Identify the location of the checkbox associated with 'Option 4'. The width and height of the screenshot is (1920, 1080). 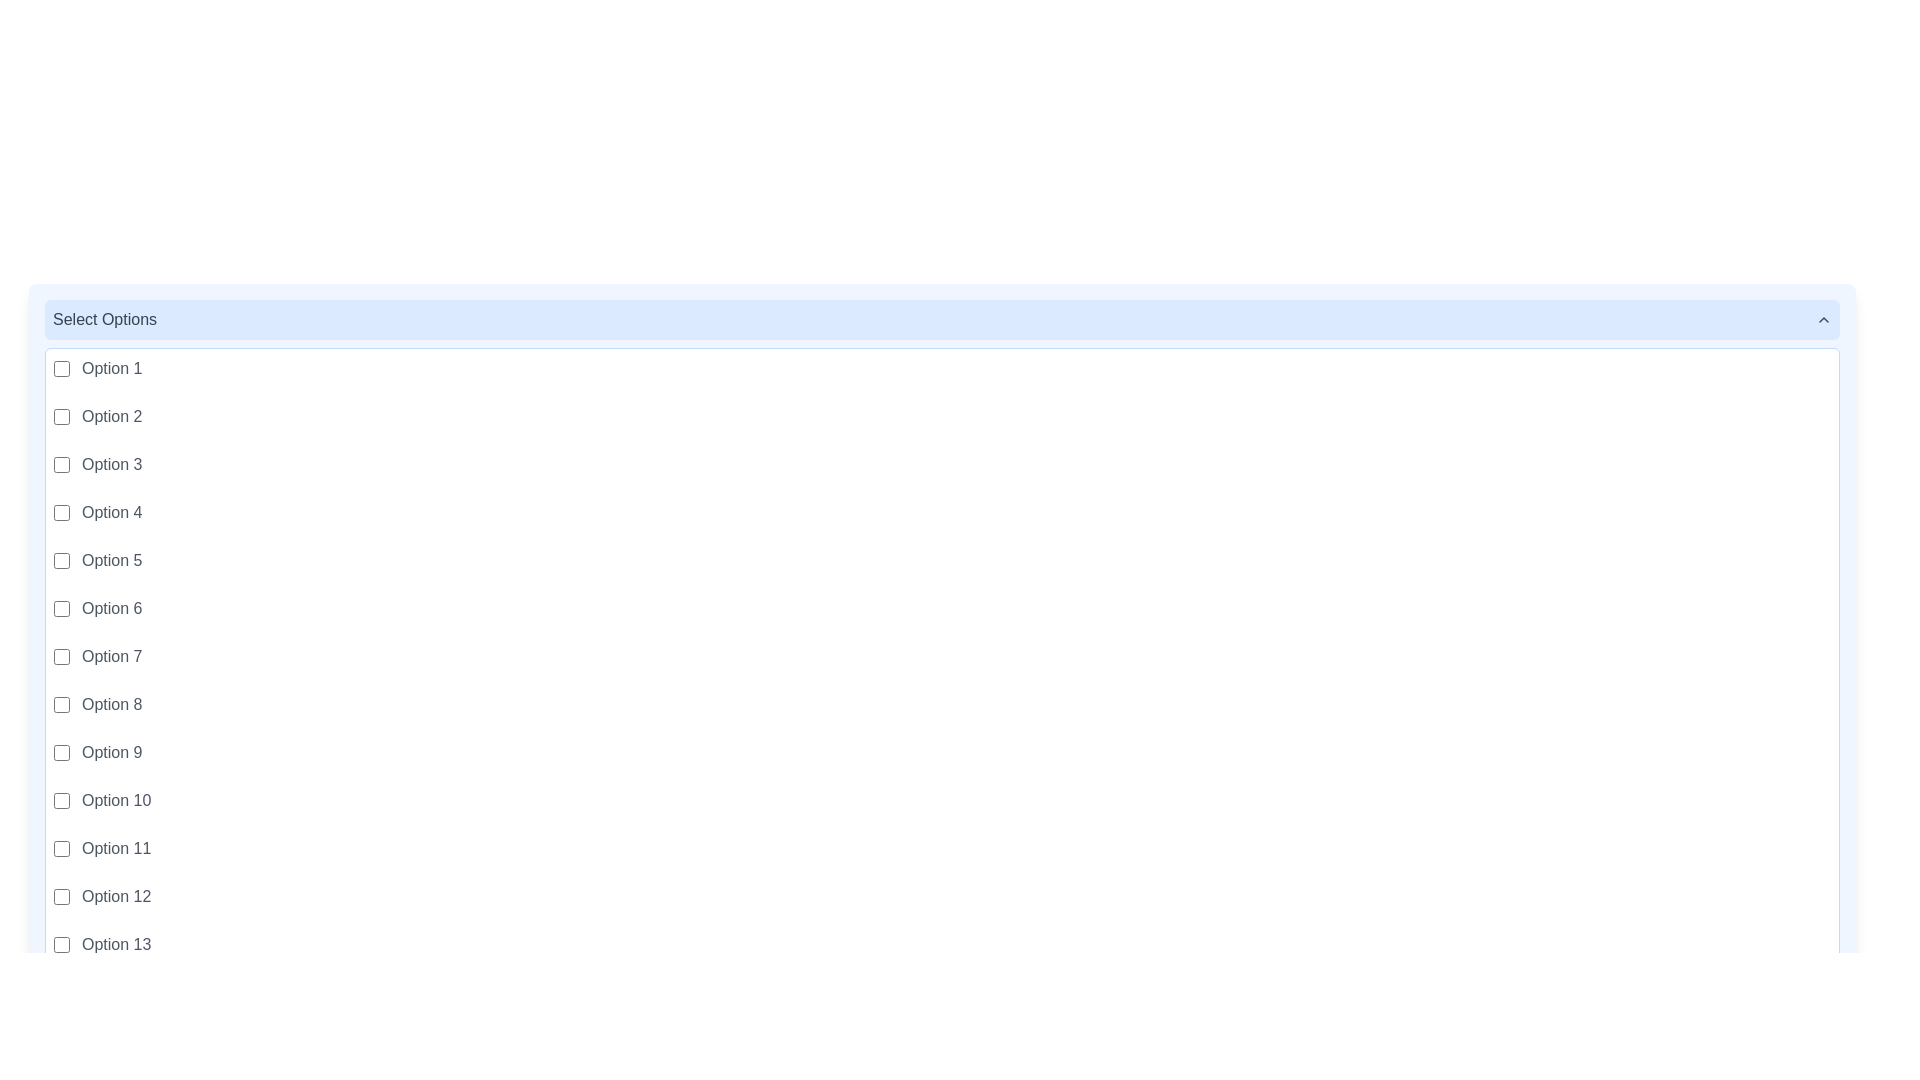
(62, 512).